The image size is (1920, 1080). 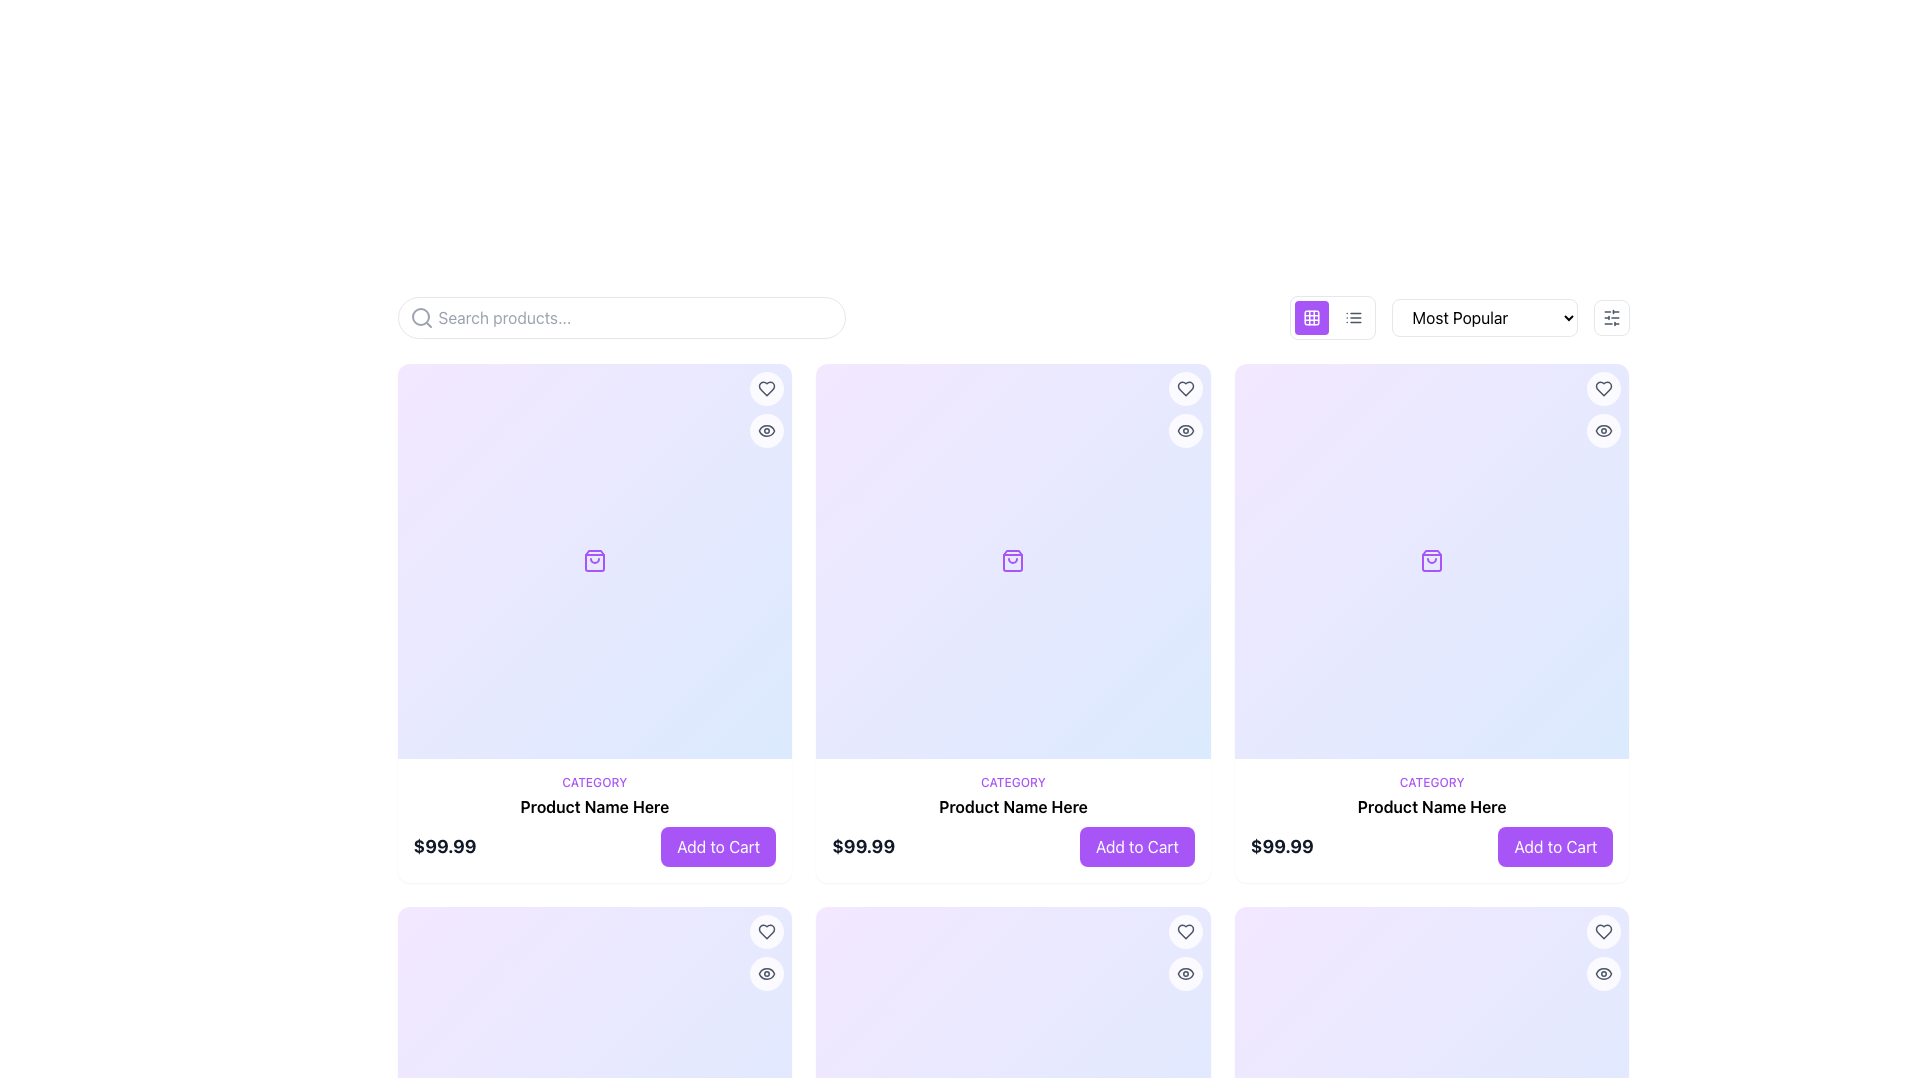 I want to click on the price text located at the bottom-left of the middle product card to trigger any tooltip or highlight, so click(x=863, y=846).